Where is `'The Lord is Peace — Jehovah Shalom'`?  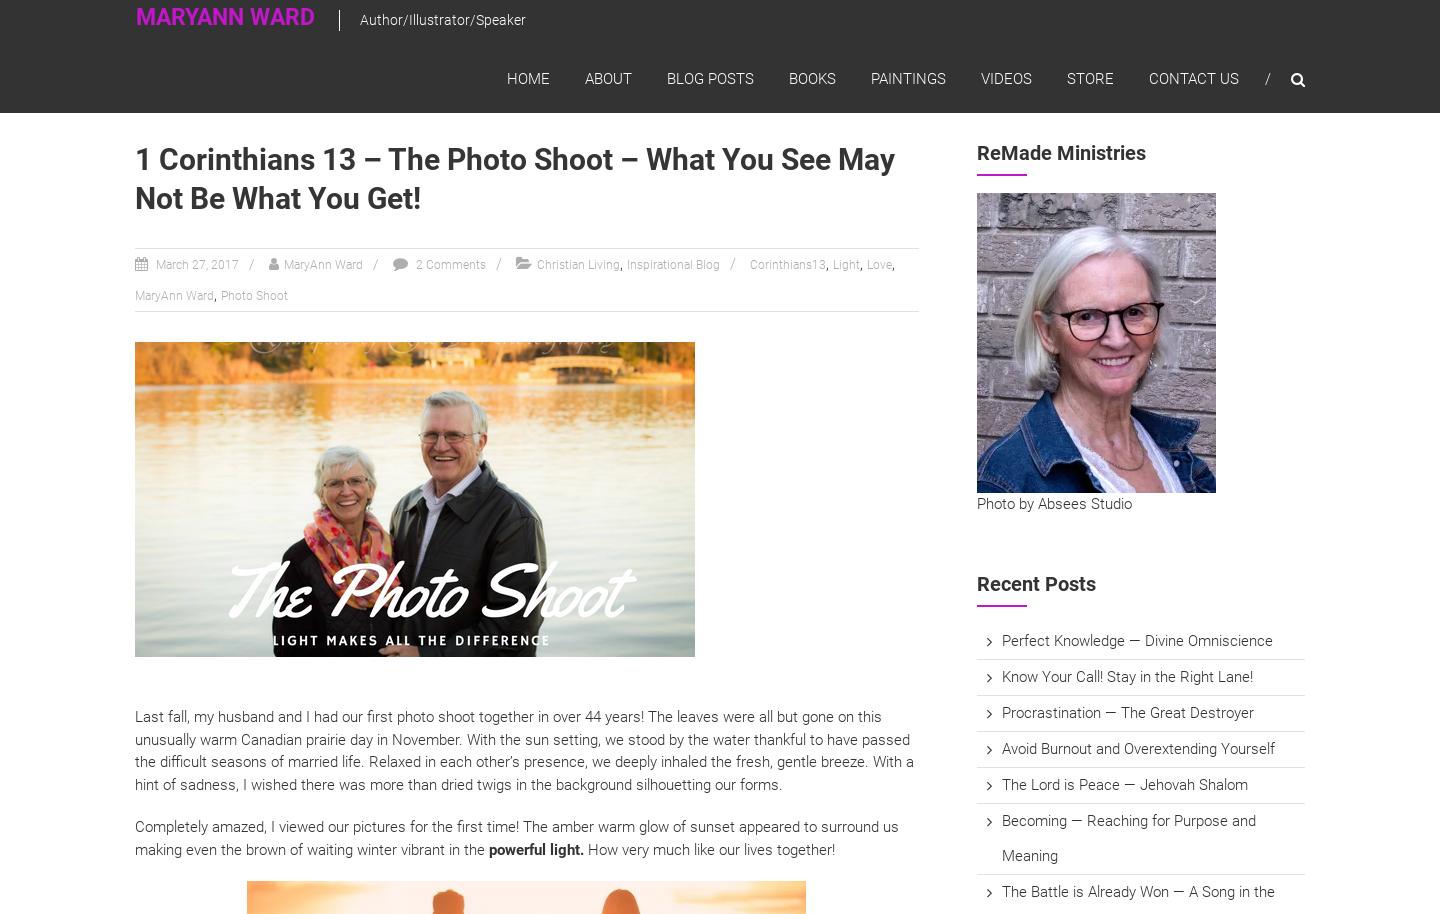 'The Lord is Peace — Jehovah Shalom' is located at coordinates (1000, 783).